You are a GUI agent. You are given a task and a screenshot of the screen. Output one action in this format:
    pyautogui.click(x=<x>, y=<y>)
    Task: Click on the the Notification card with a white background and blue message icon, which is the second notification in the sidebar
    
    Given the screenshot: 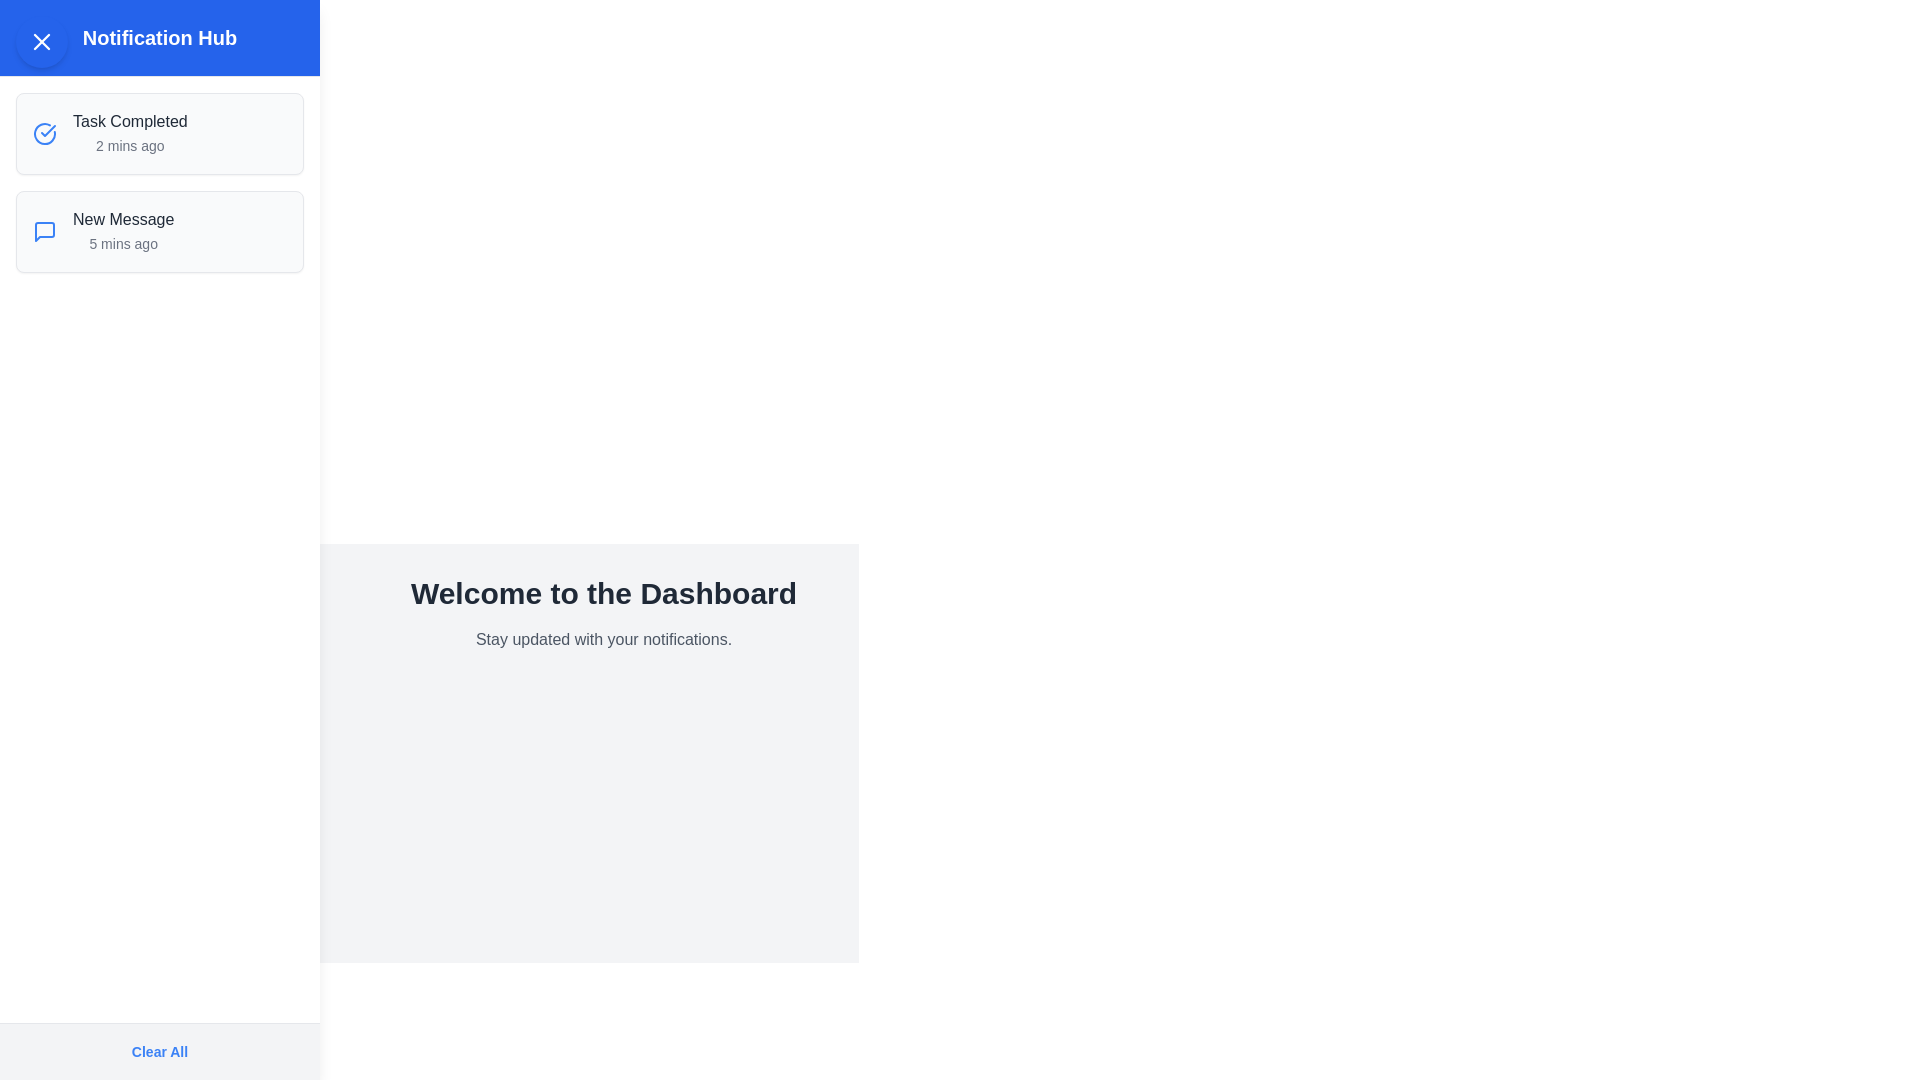 What is the action you would take?
    pyautogui.click(x=158, y=230)
    